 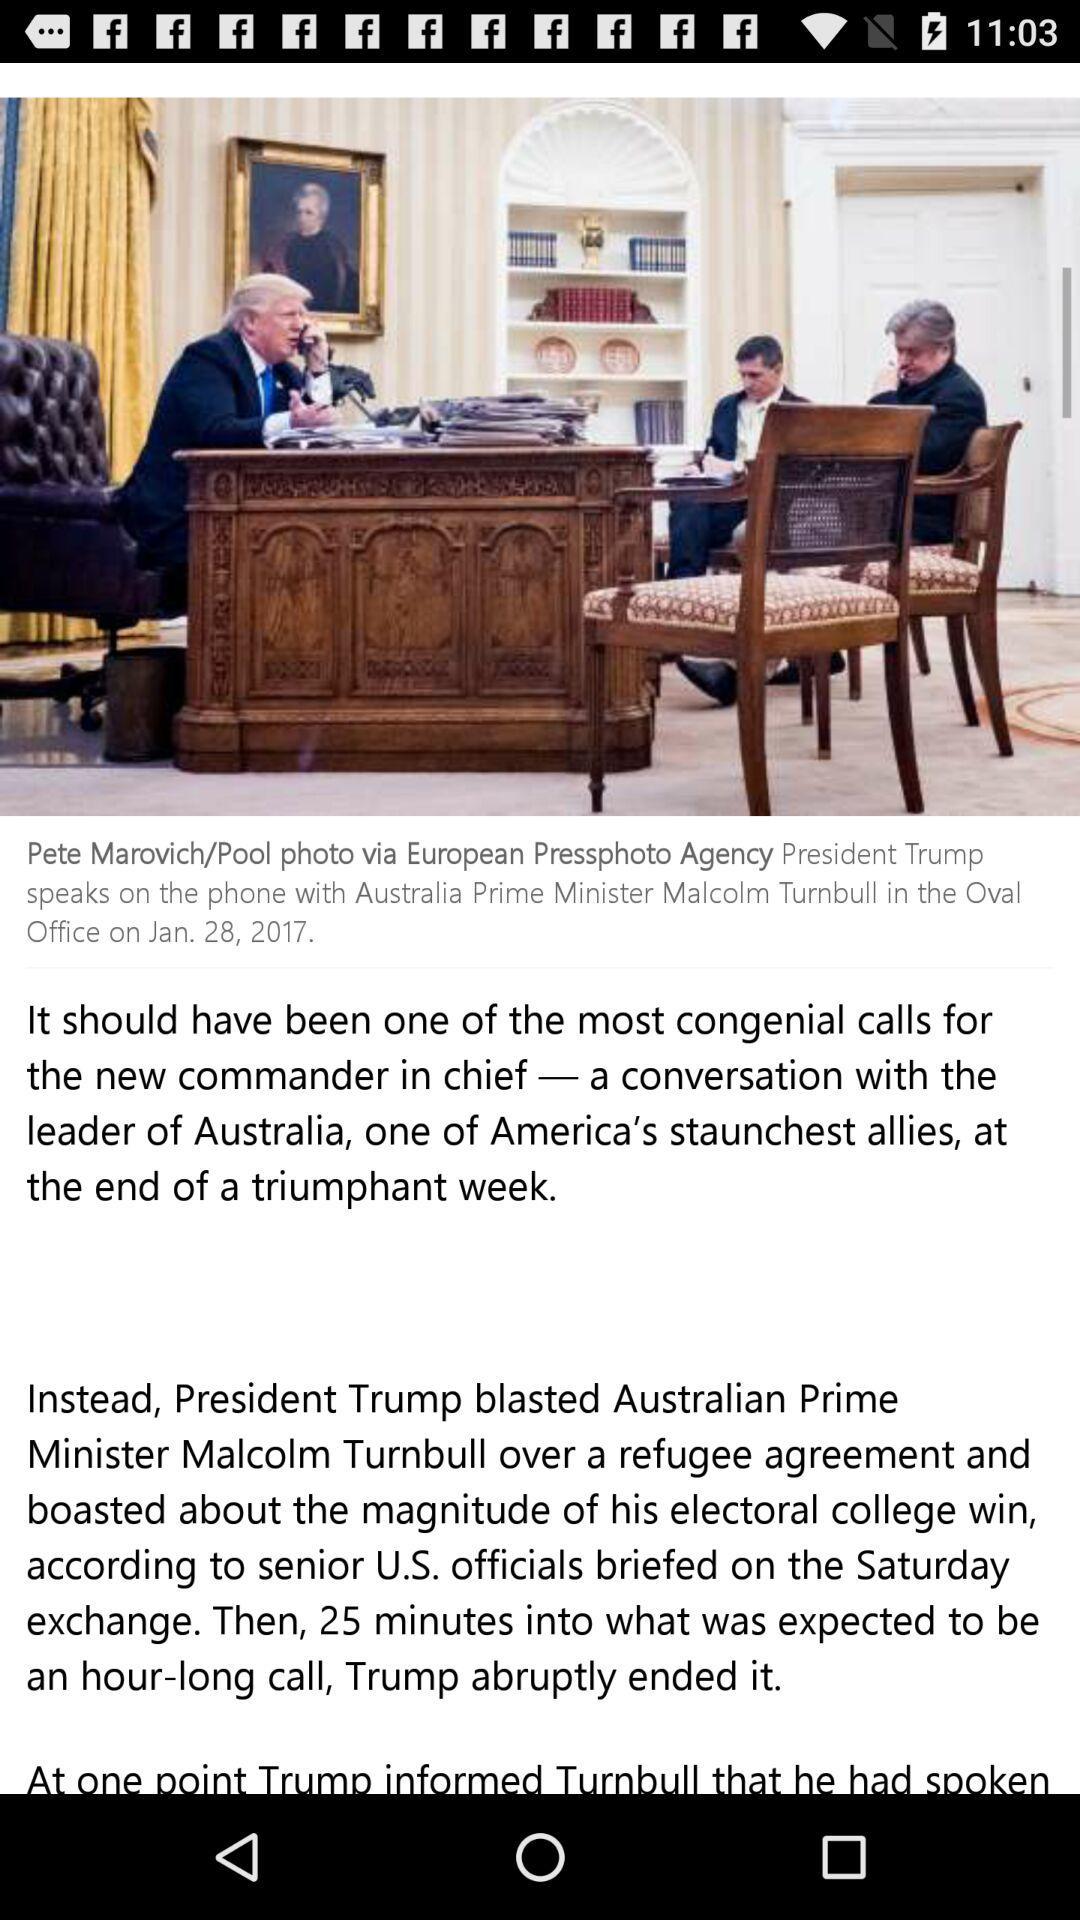 I want to click on item above the at one point icon, so click(x=540, y=1578).